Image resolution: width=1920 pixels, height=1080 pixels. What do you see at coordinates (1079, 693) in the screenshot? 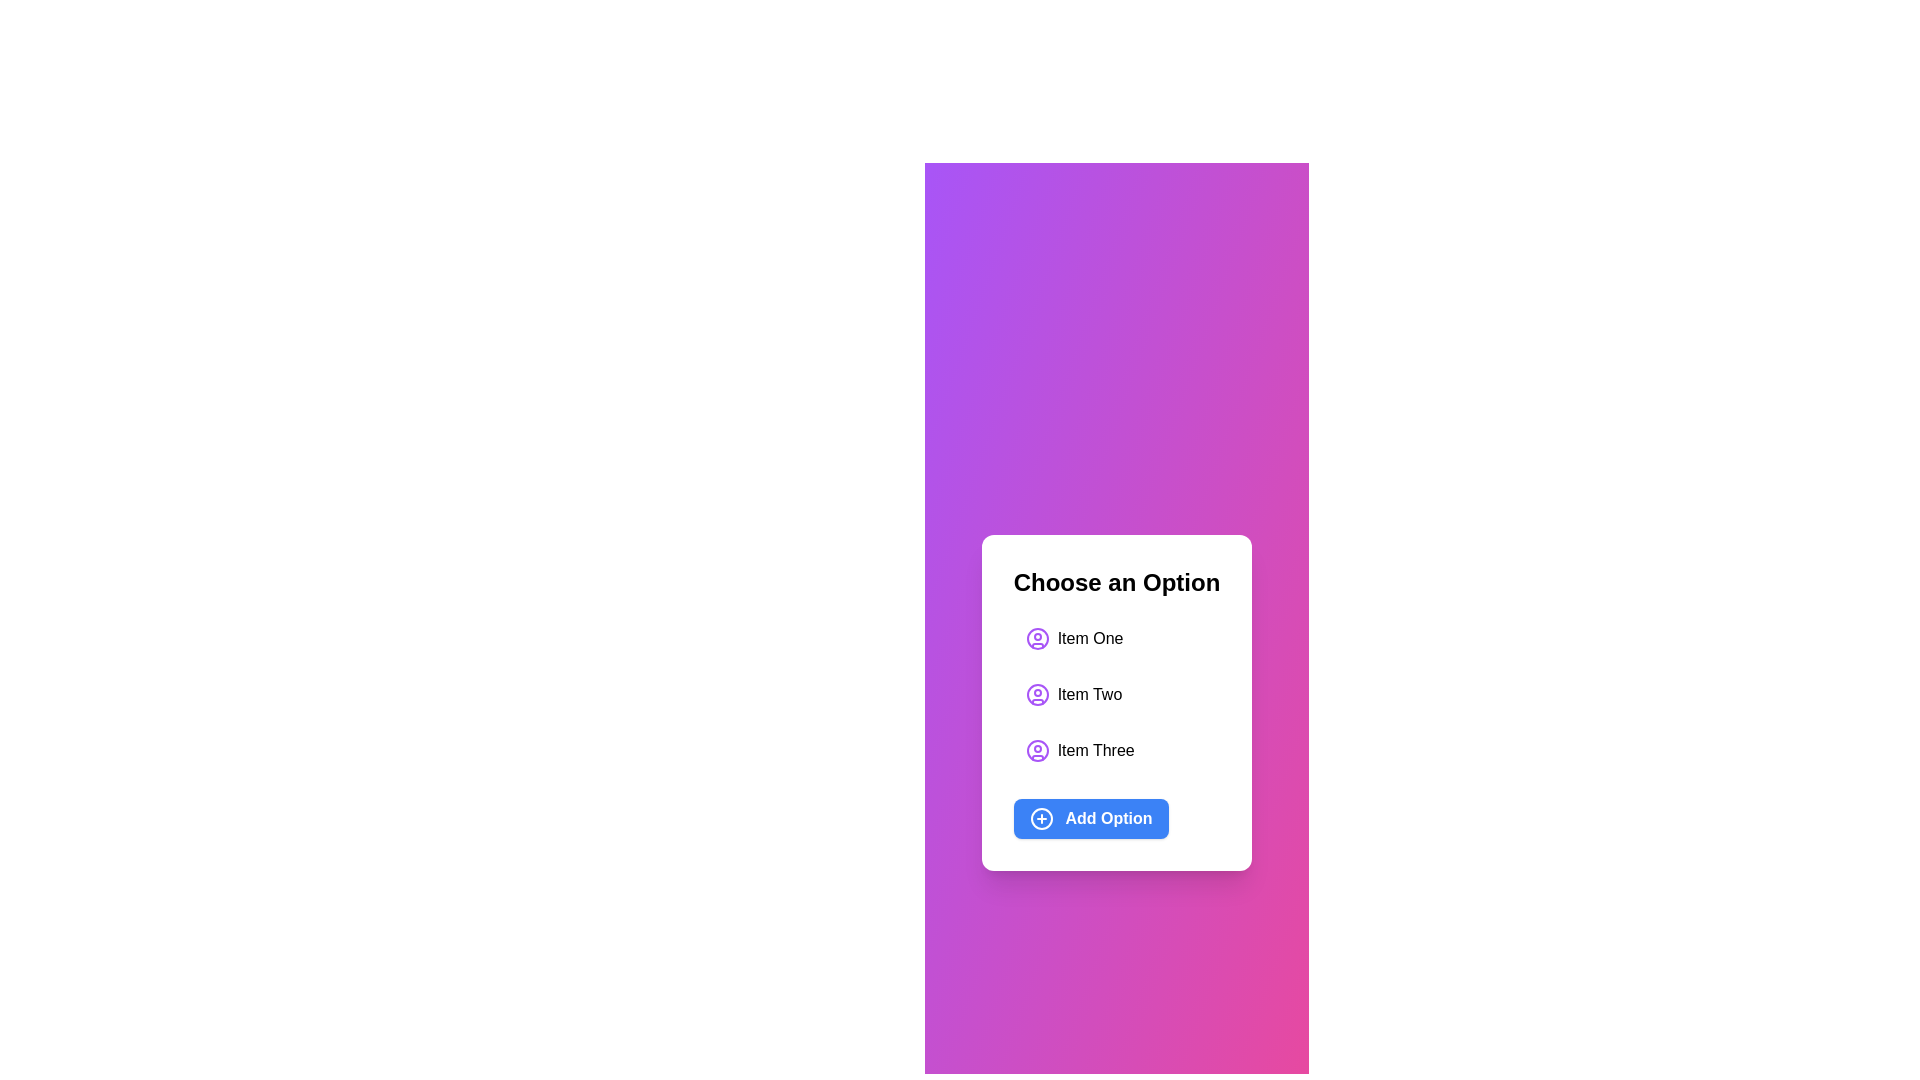
I see `the list item Item Two to select it` at bounding box center [1079, 693].